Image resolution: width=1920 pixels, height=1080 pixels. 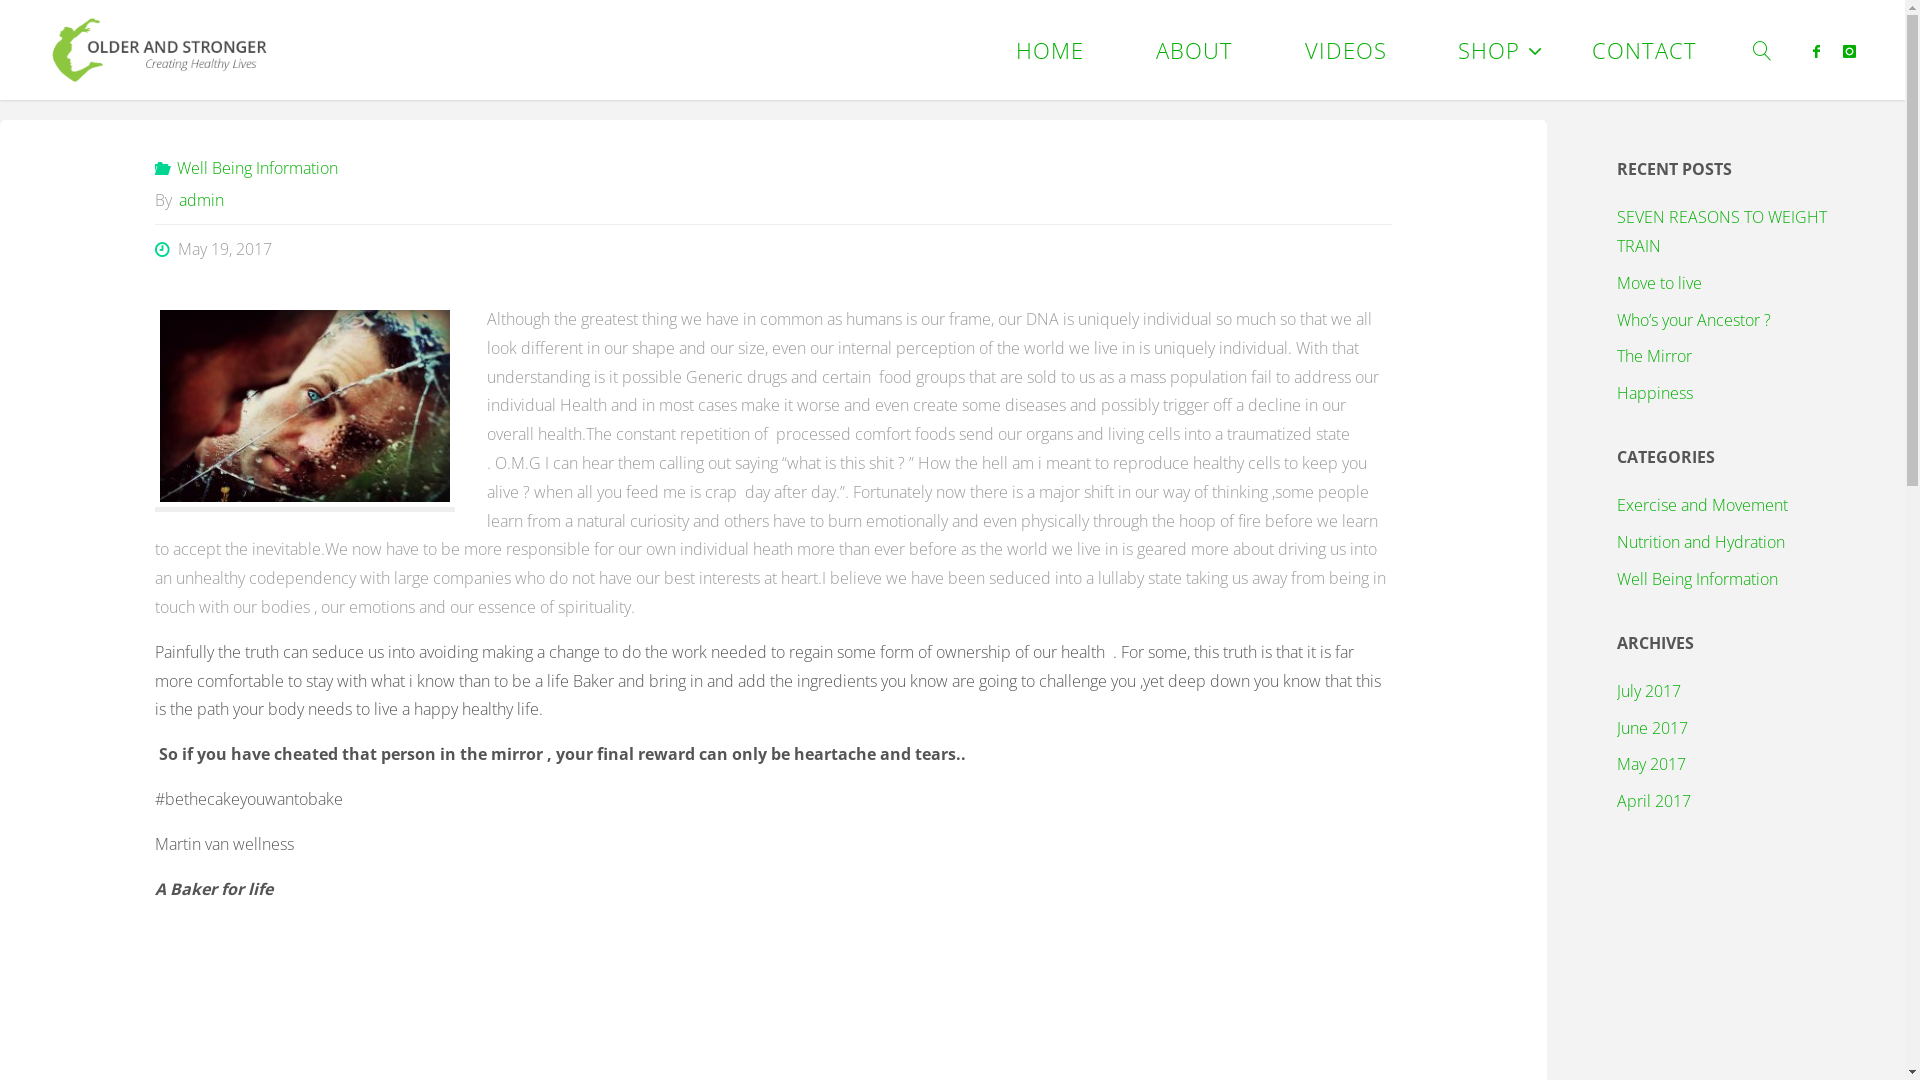 I want to click on 'HOME', so click(x=1049, y=49).